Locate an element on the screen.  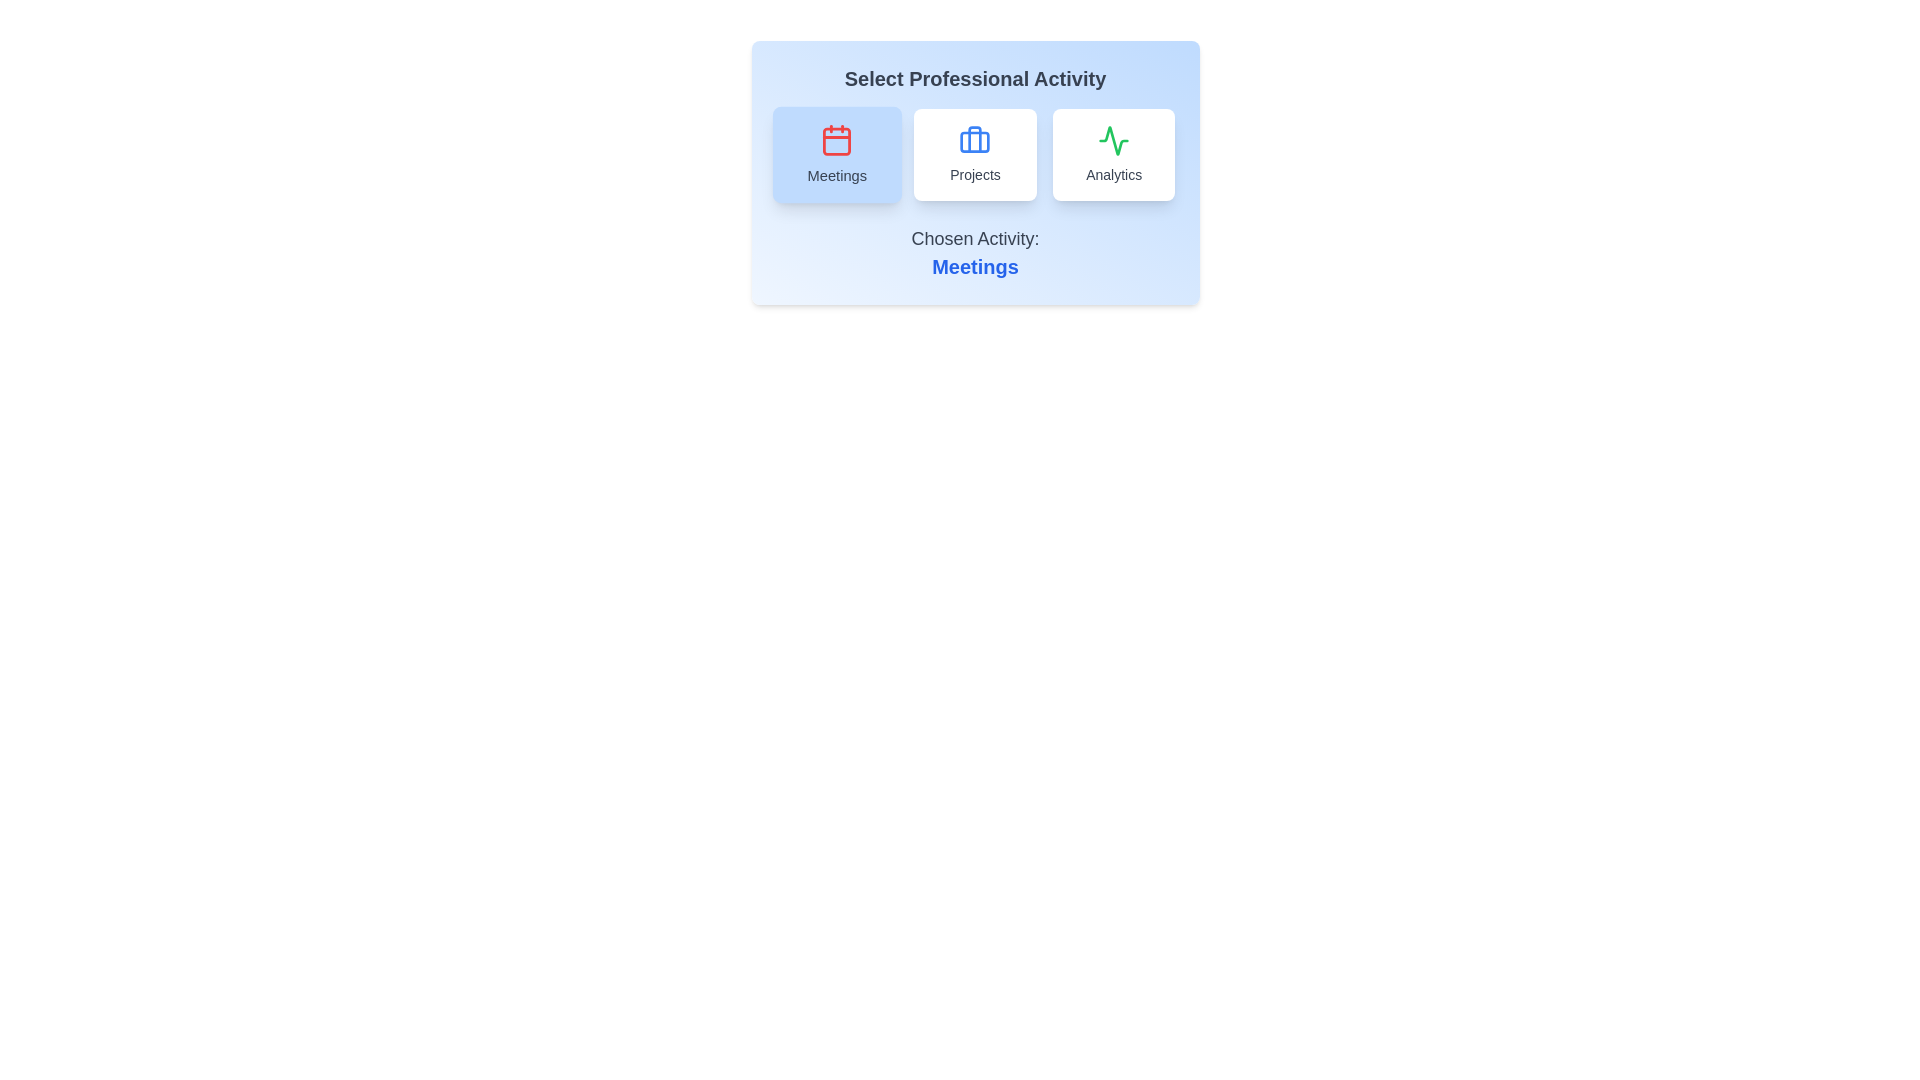
the Projects button to observe visual feedback is located at coordinates (975, 153).